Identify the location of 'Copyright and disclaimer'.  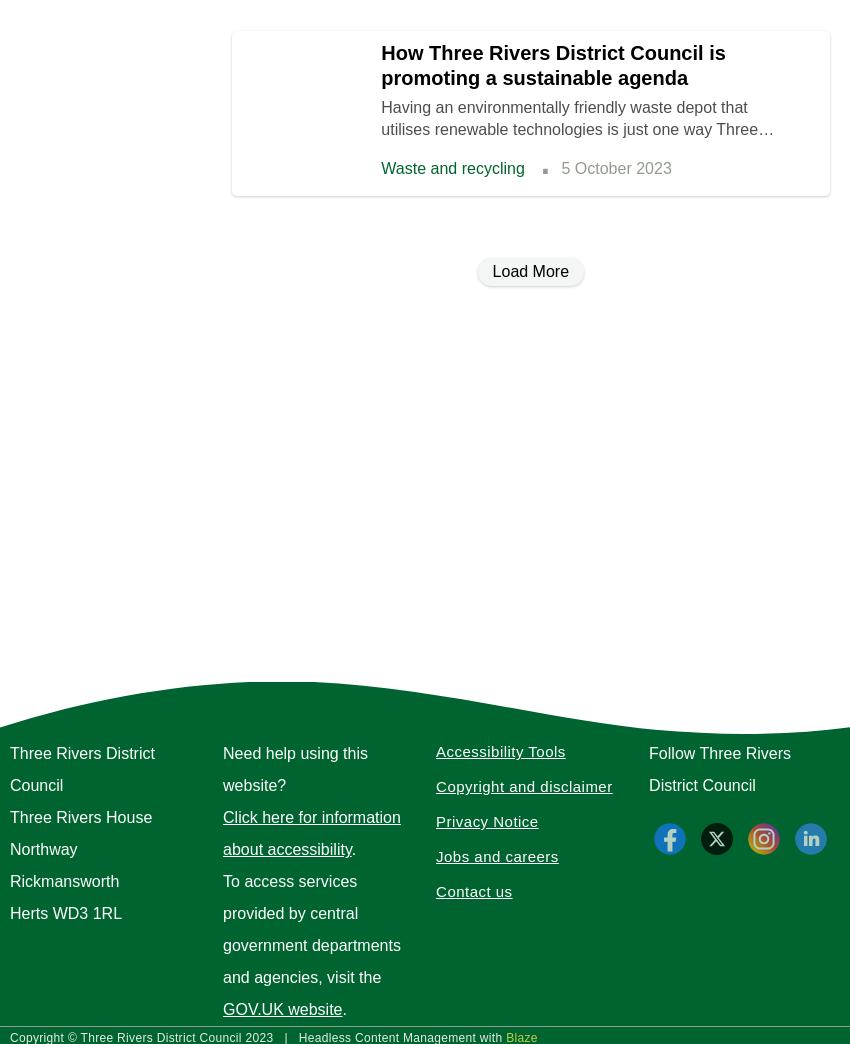
(434, 785).